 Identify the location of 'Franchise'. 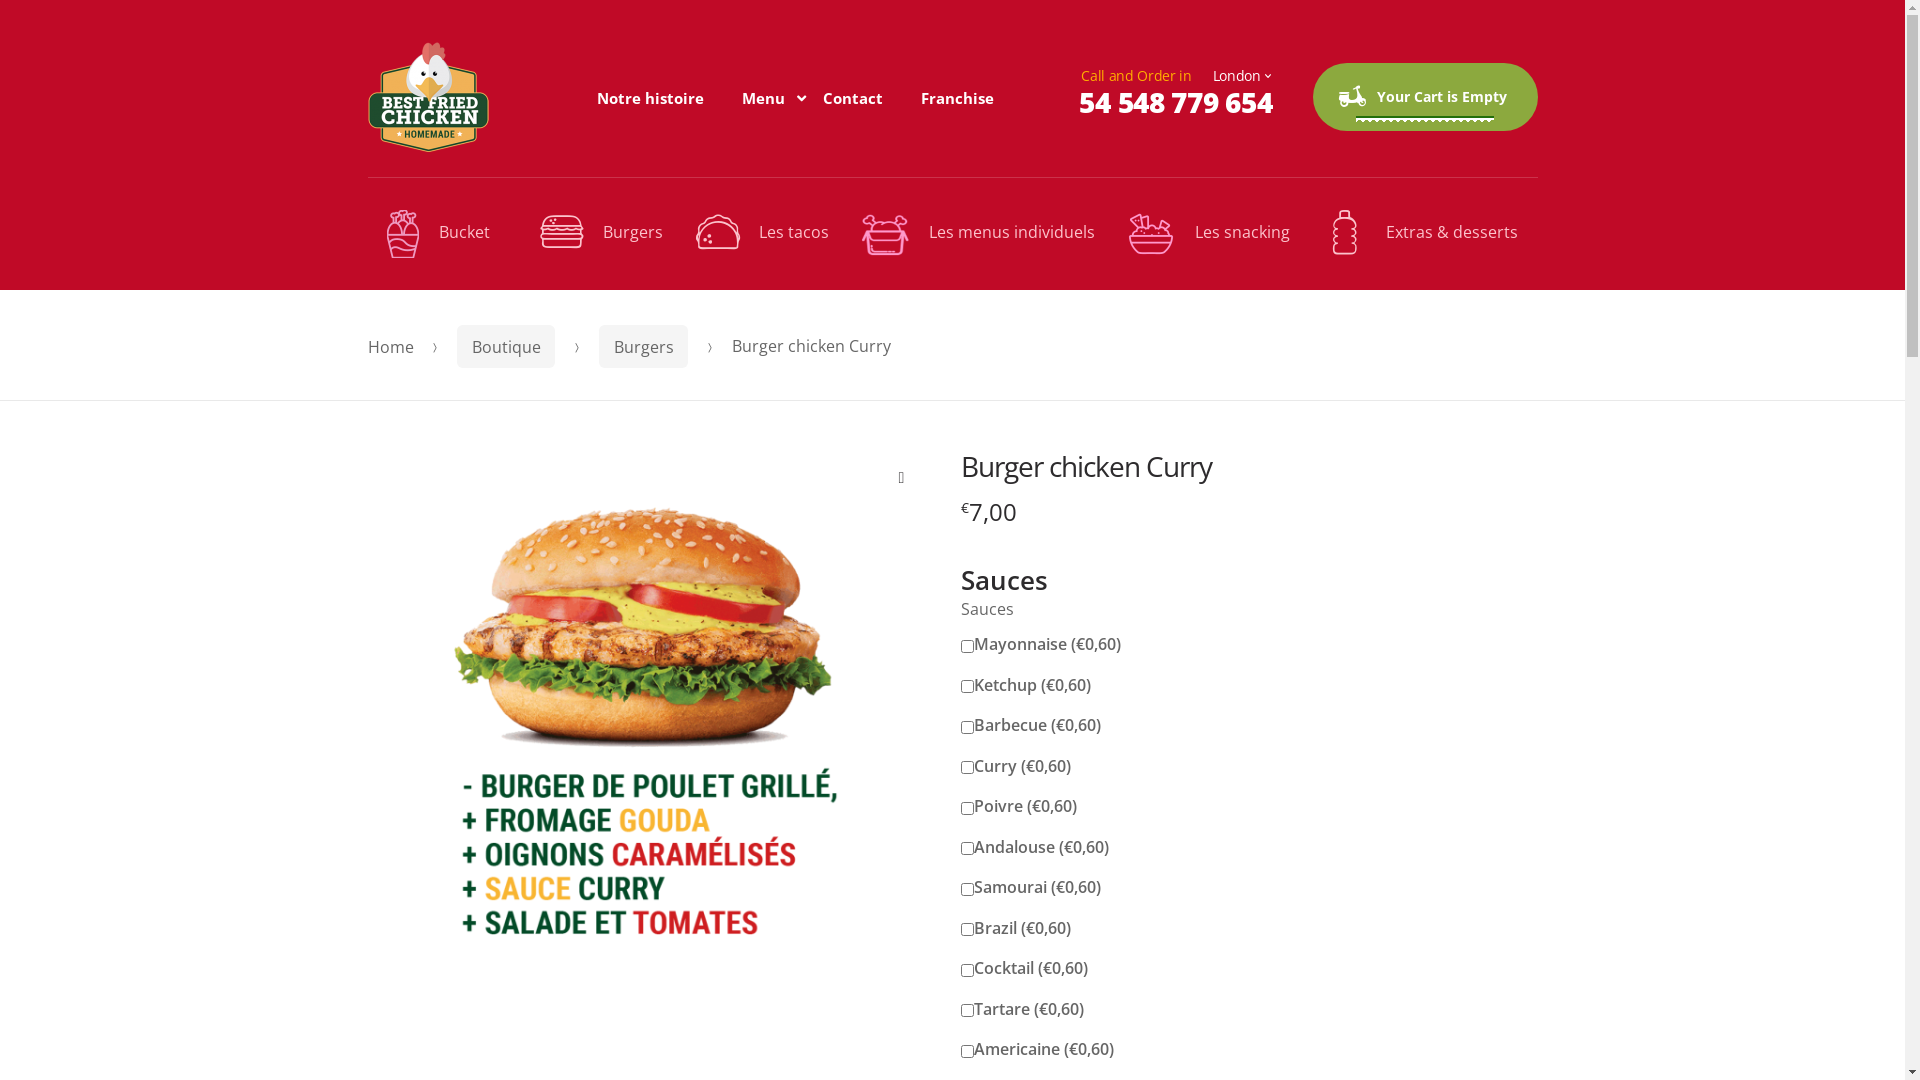
(956, 96).